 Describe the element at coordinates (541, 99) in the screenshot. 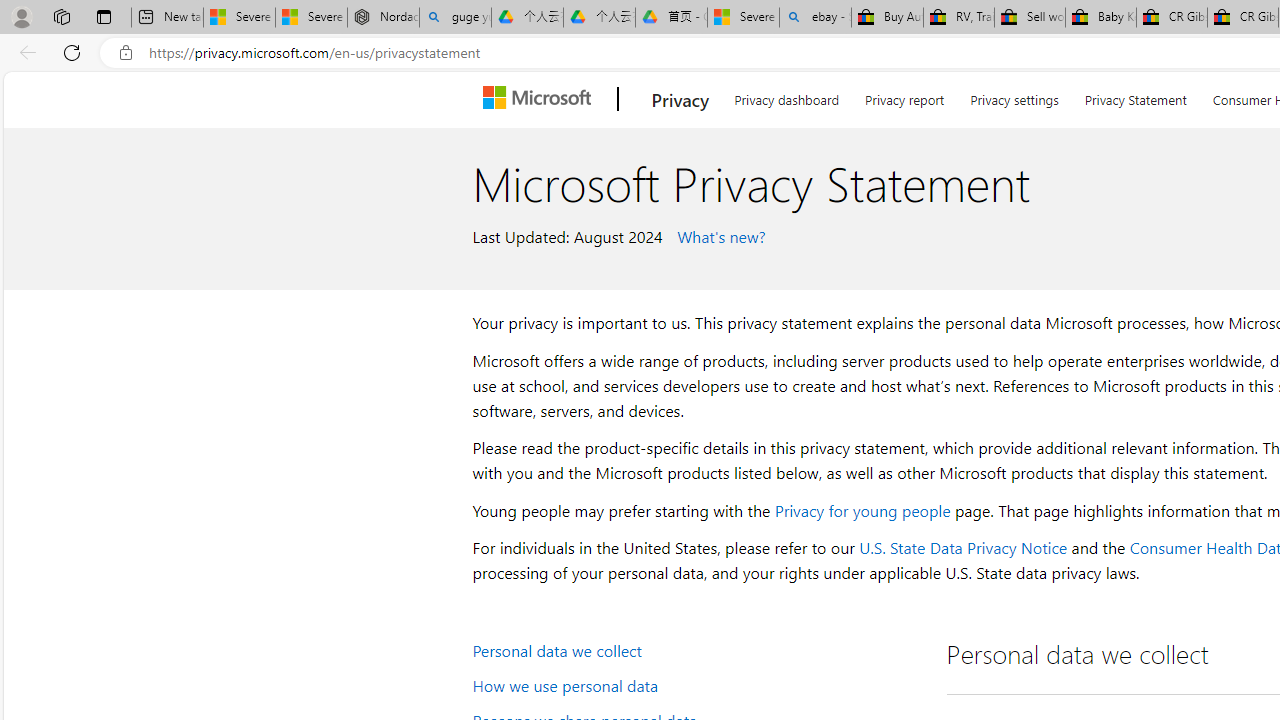

I see `'Microsoft'` at that location.